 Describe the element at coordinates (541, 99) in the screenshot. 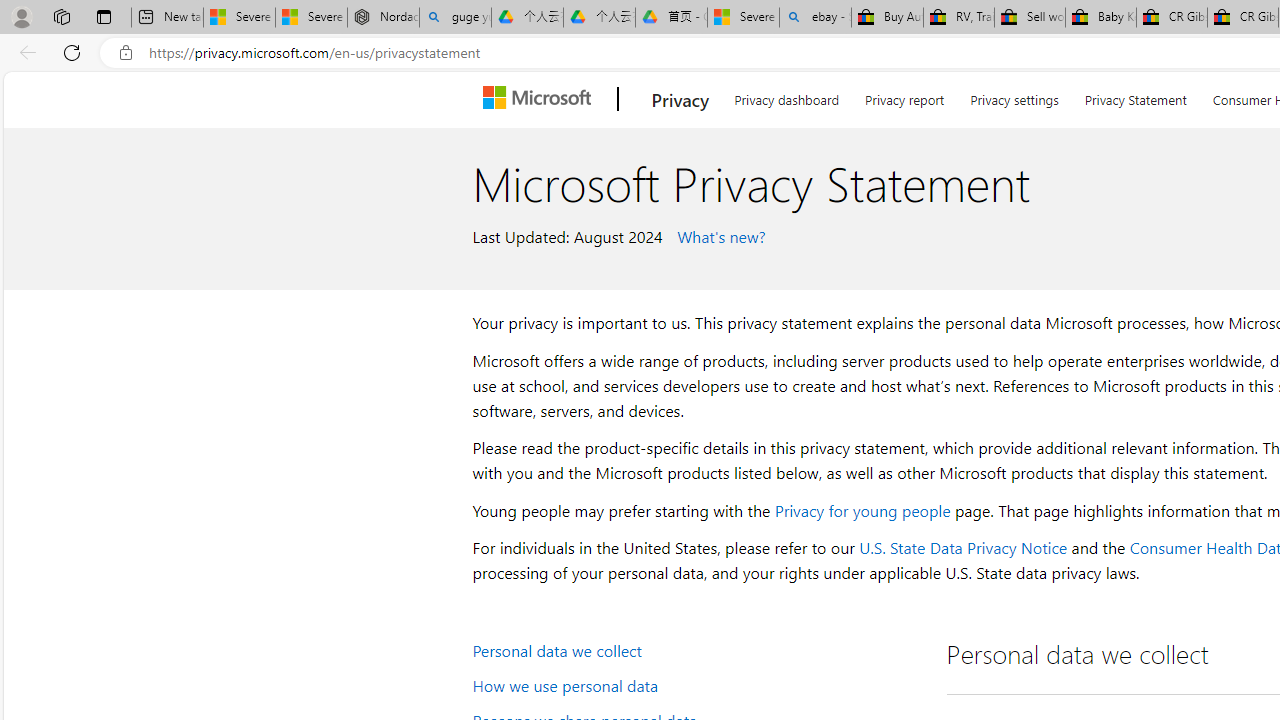

I see `'Microsoft'` at that location.